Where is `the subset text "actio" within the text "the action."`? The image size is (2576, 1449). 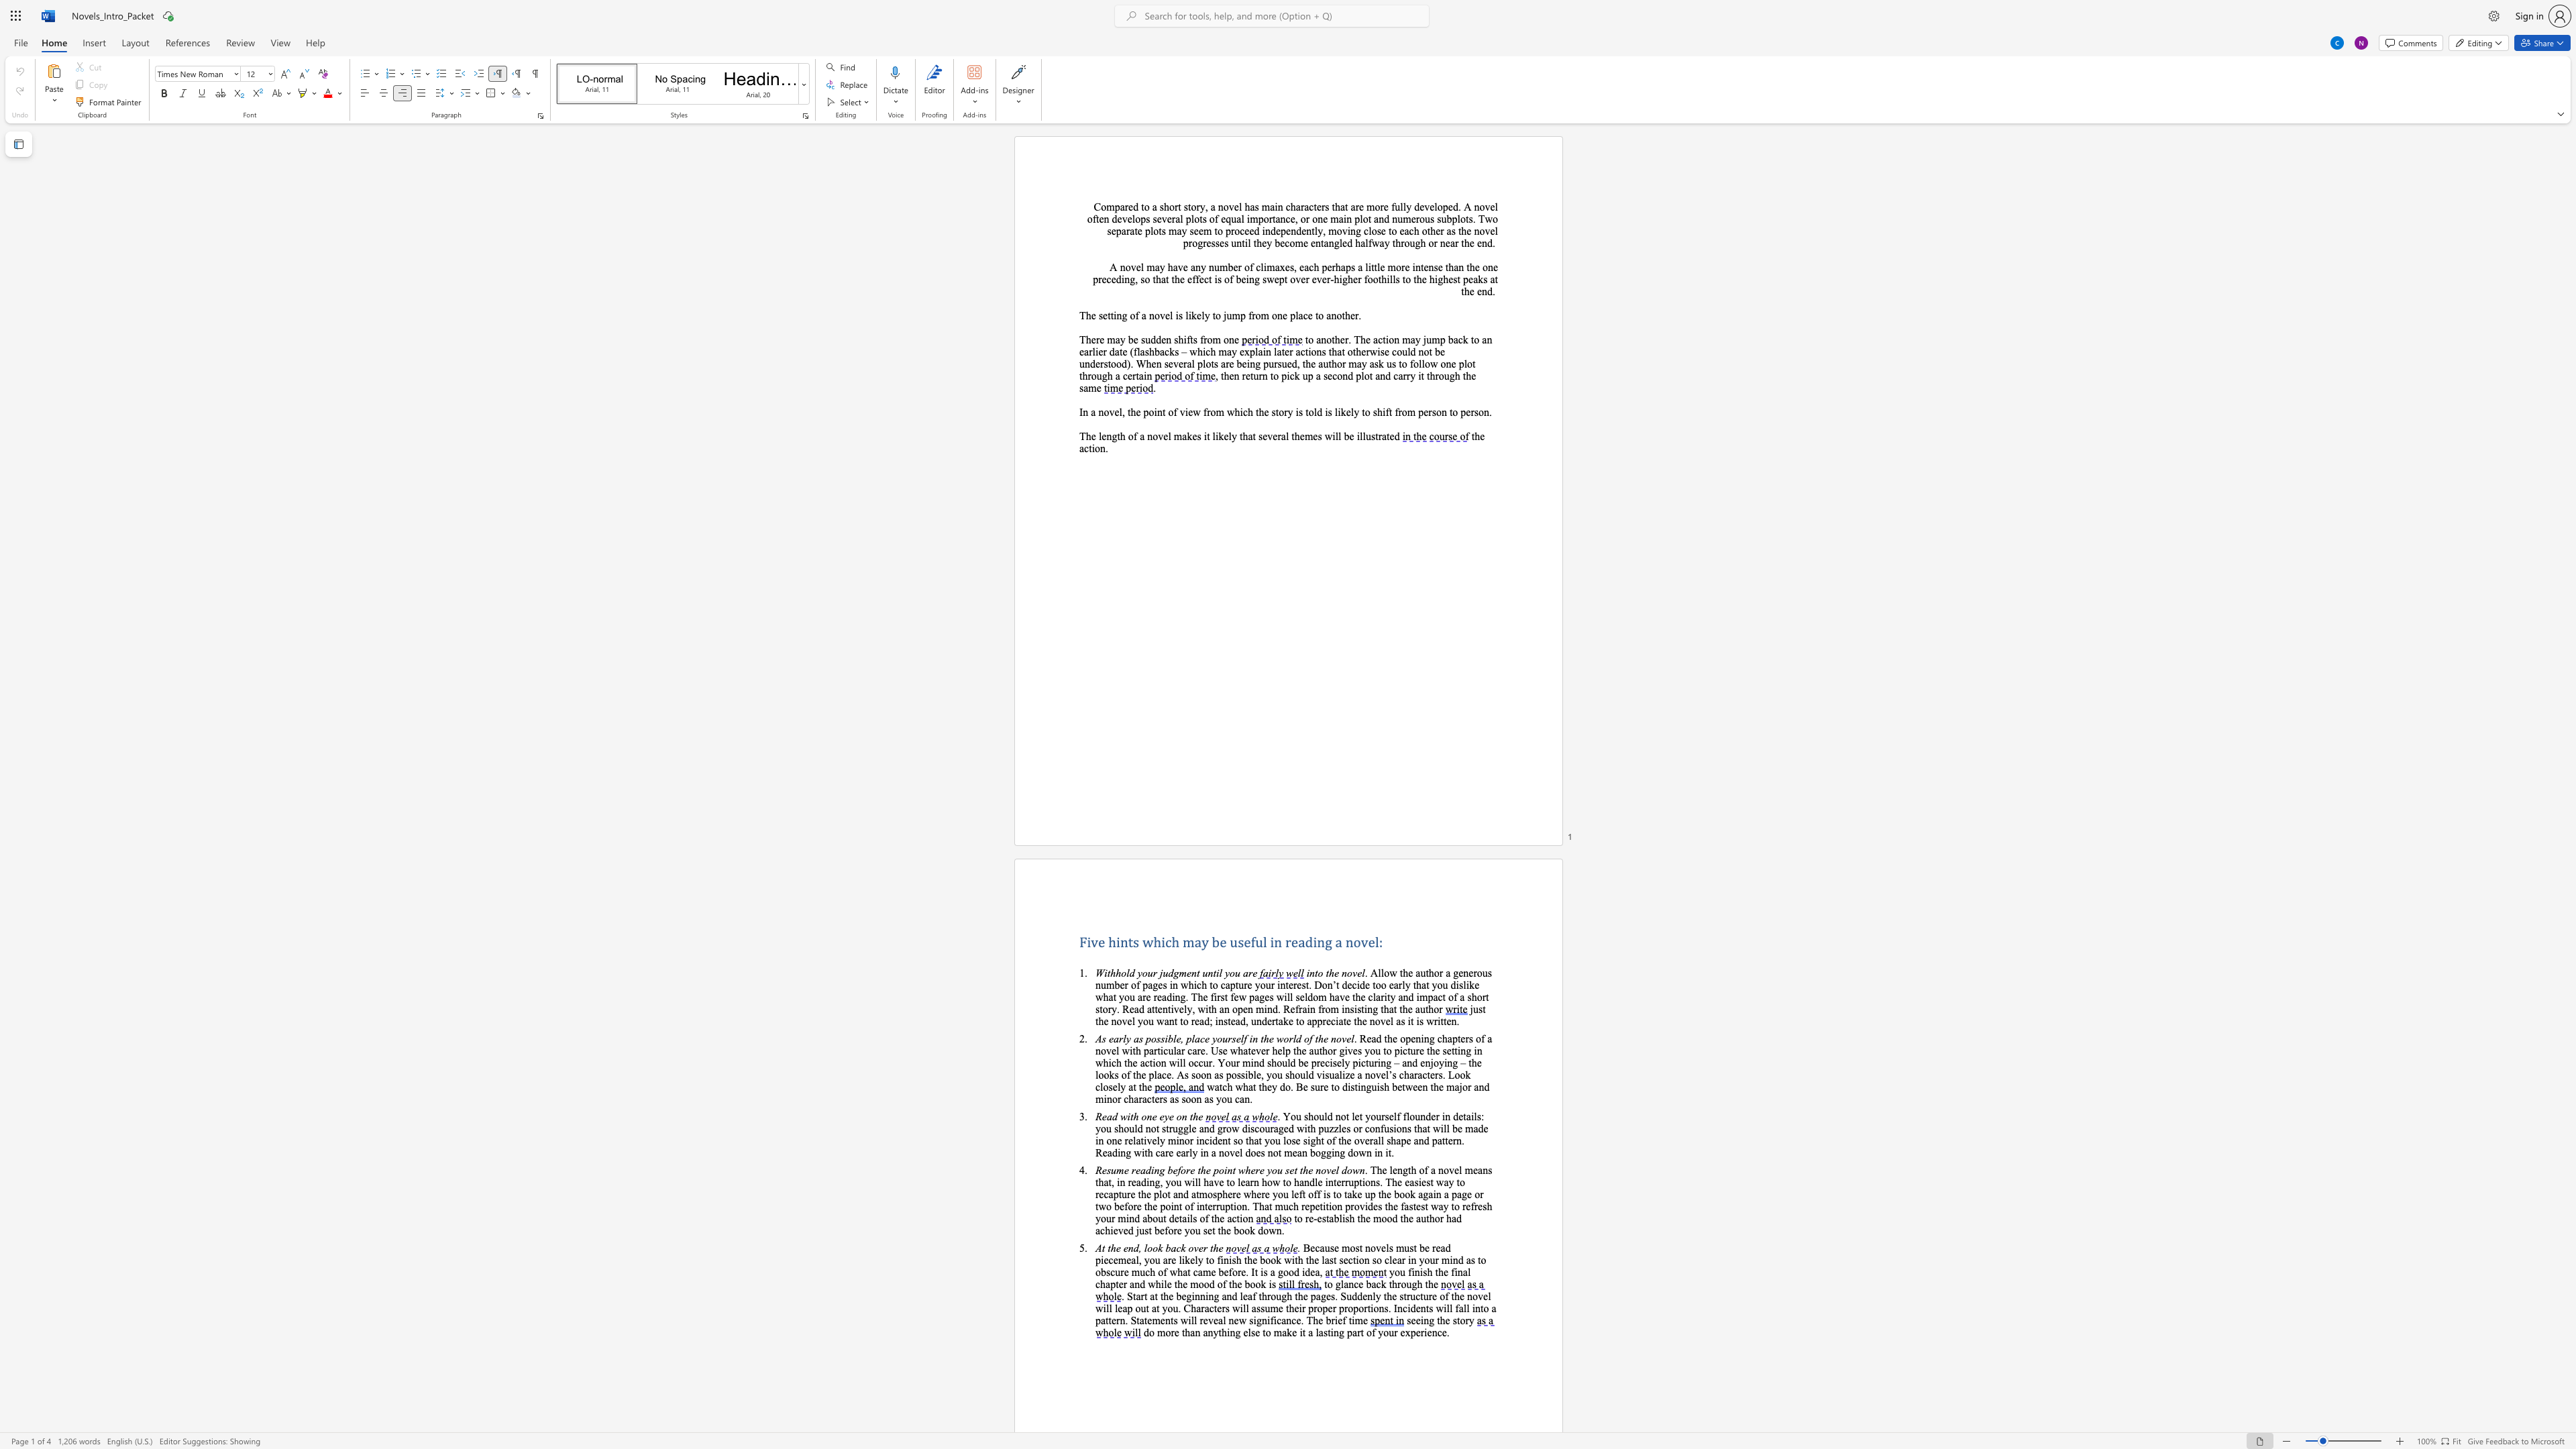 the subset text "actio" within the text "the action." is located at coordinates (1079, 448).